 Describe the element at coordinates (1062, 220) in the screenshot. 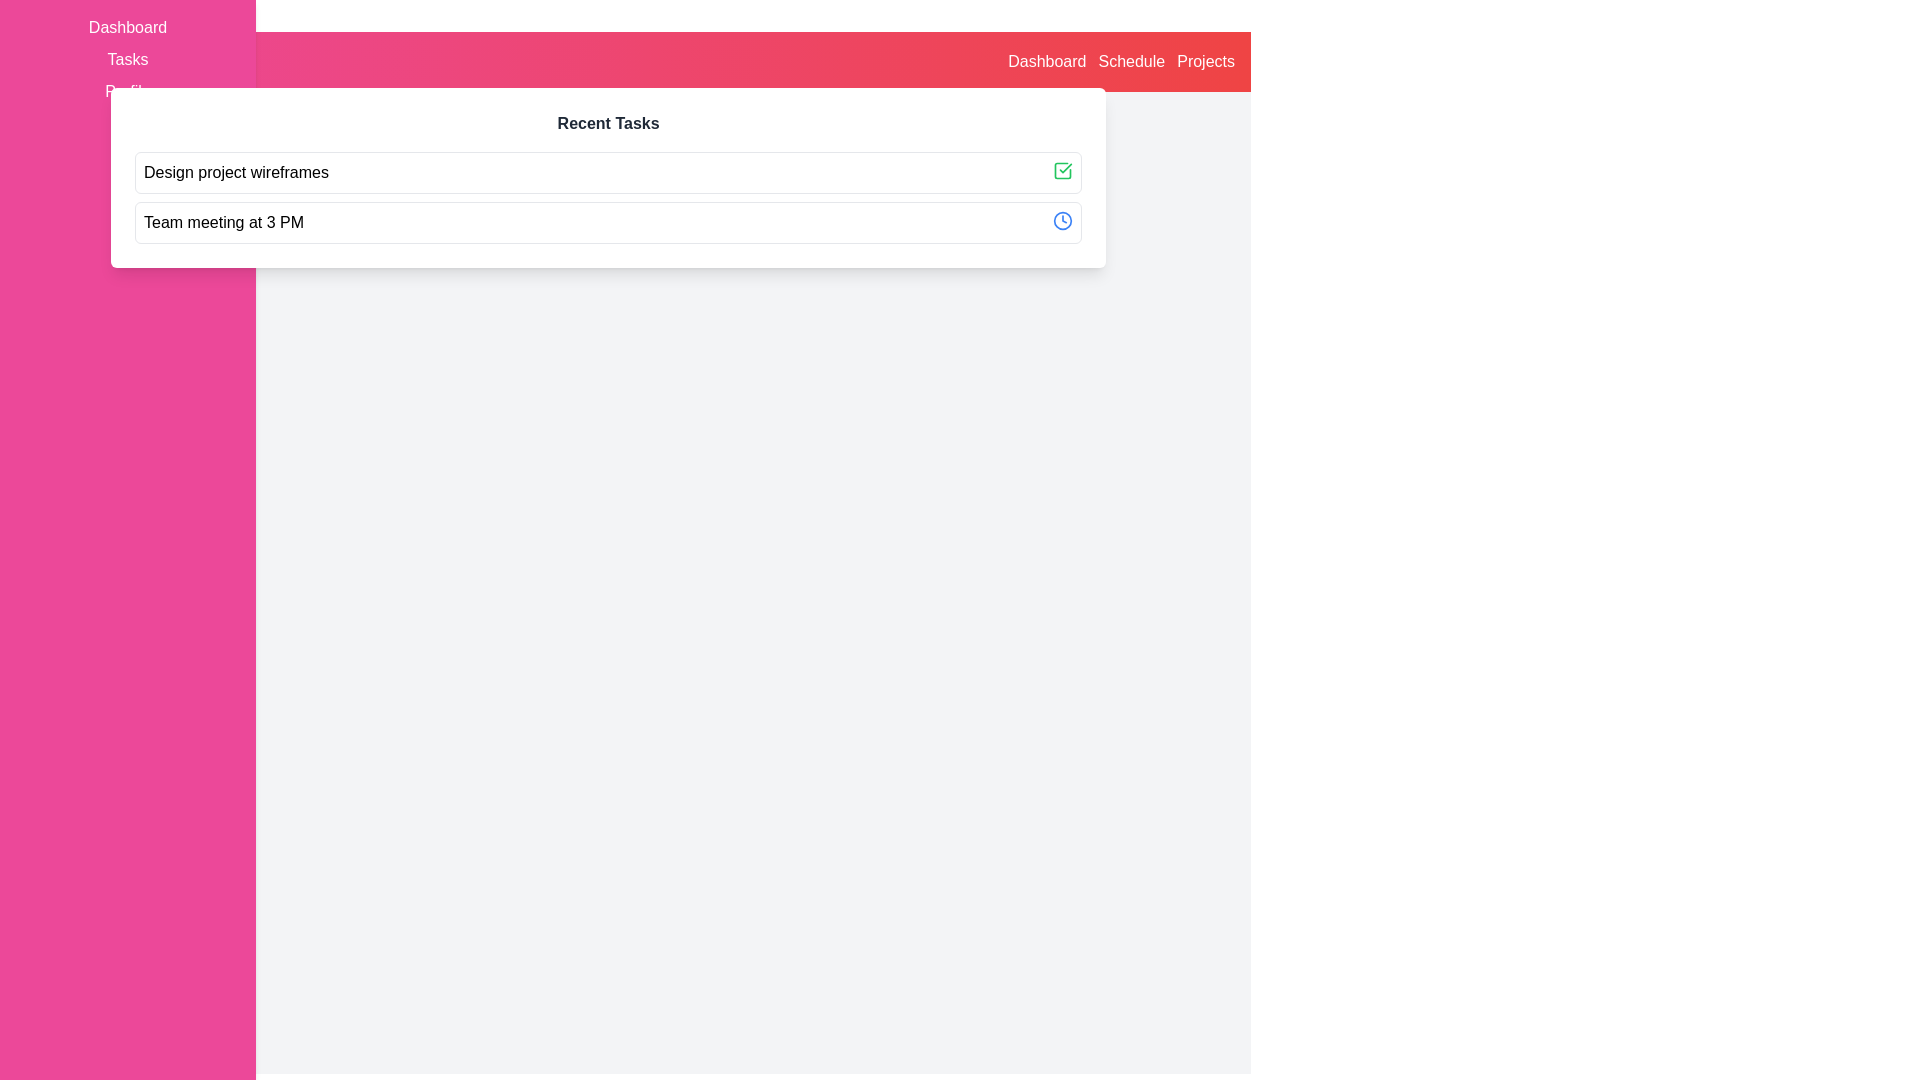

I see `the blue clock-shaped icon located at the far-right side of the 'Team meeting at 3 PM' task row in the 'Recent Tasks' list` at that location.